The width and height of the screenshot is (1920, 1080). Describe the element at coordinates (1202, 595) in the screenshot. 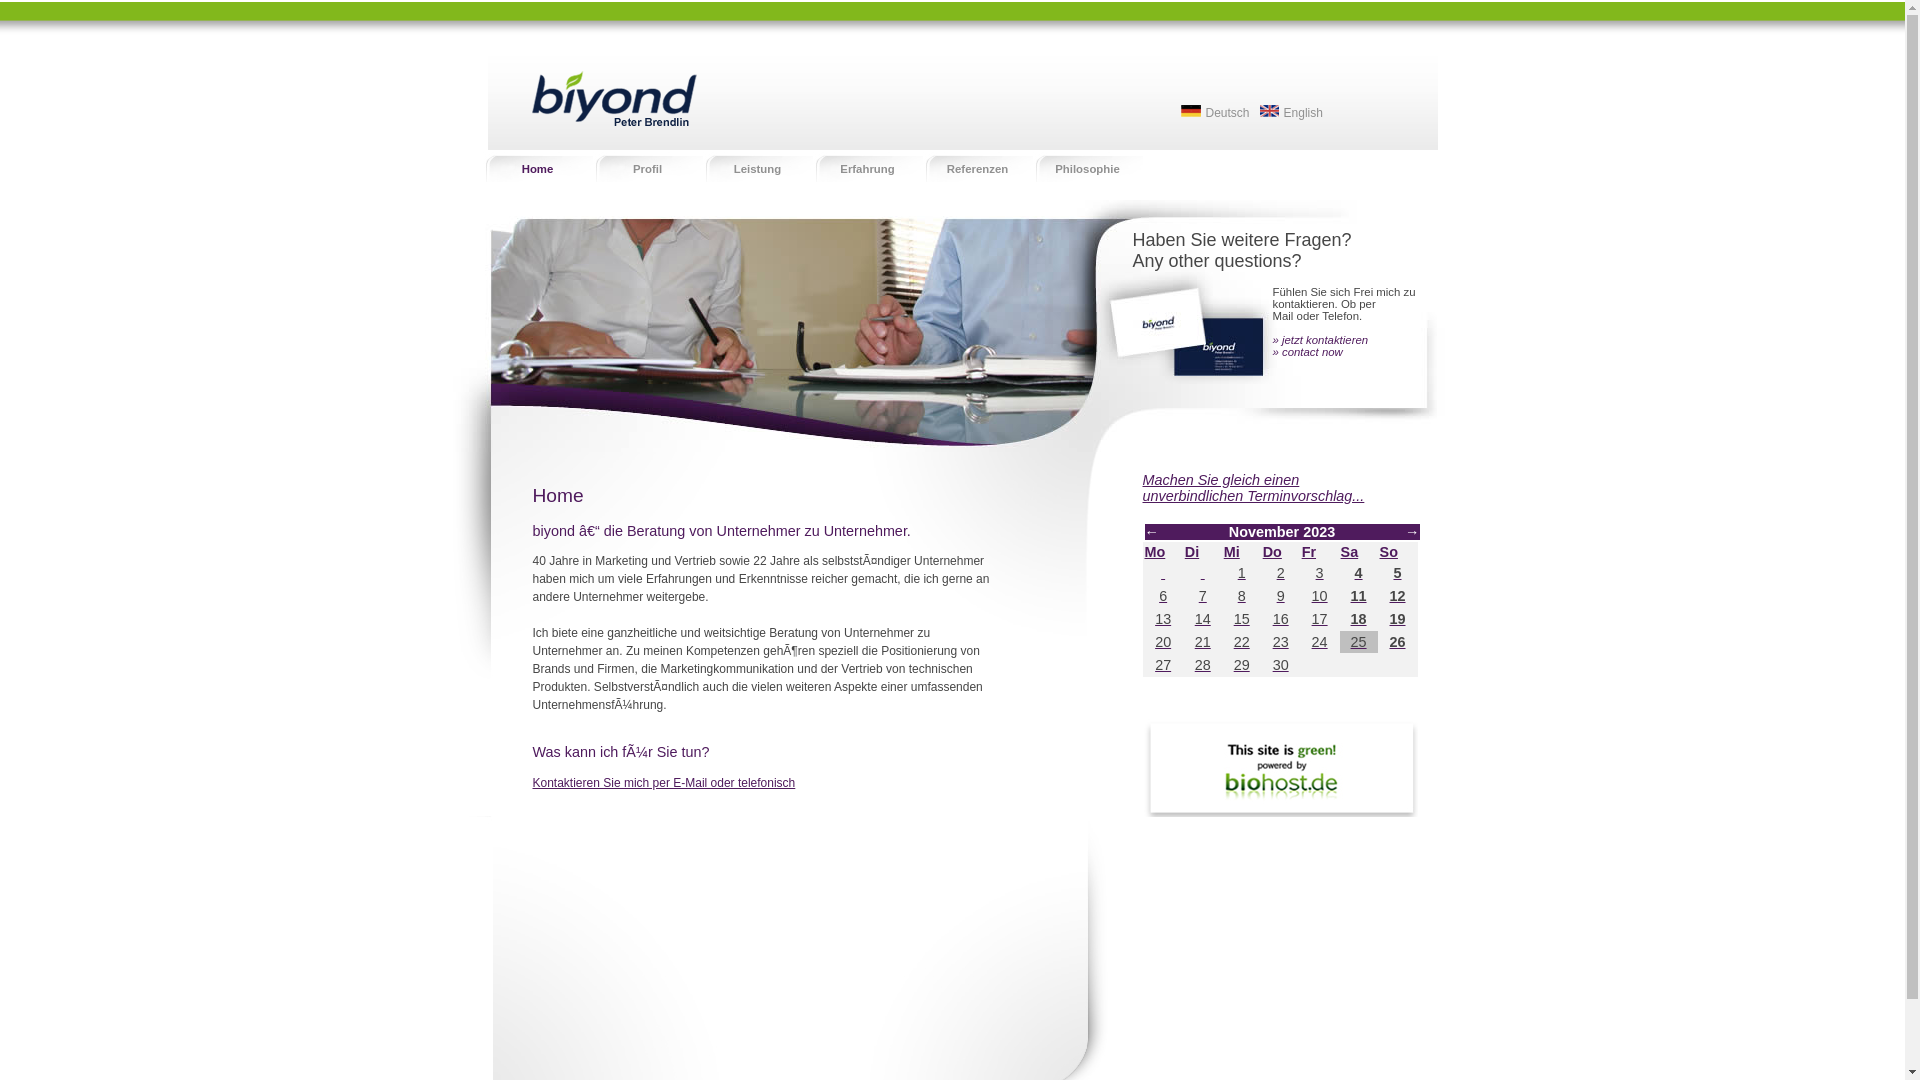

I see `'7'` at that location.